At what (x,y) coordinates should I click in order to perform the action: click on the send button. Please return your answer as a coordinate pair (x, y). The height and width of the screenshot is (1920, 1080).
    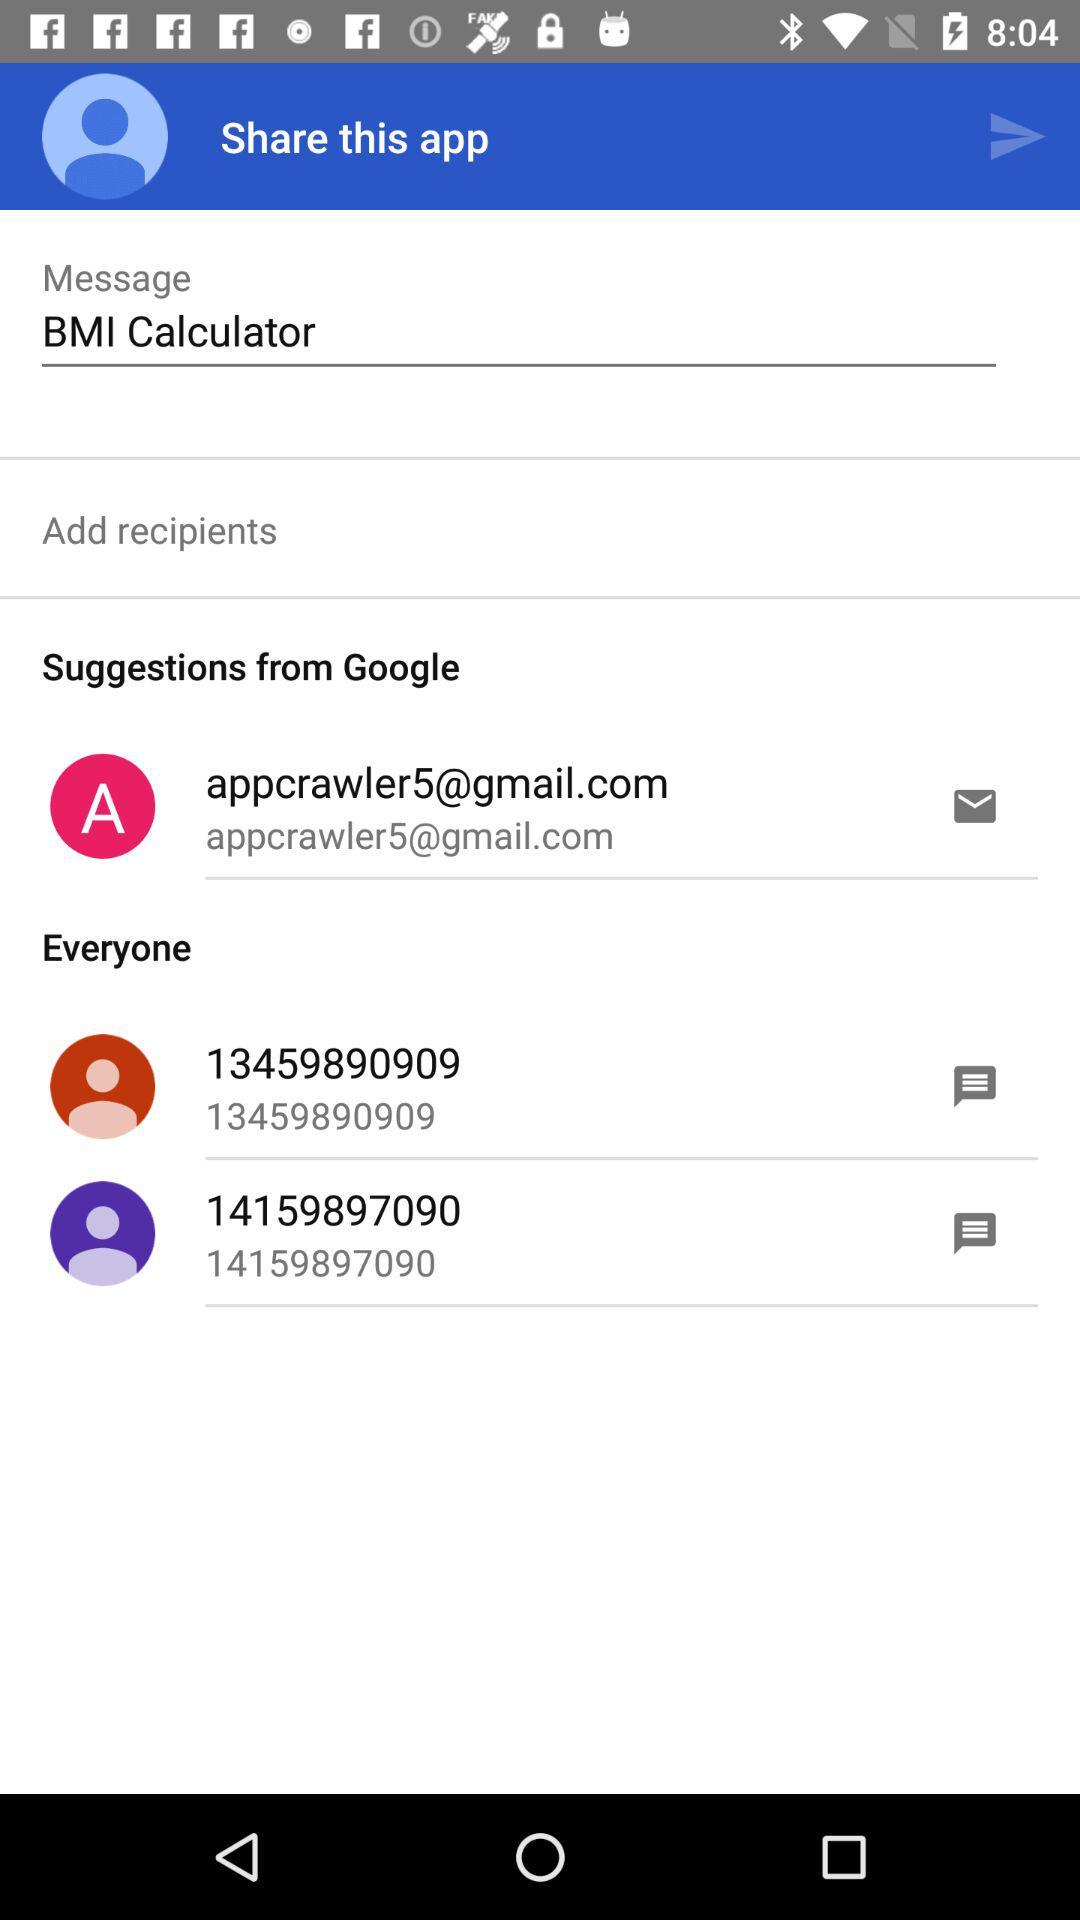
    Looking at the image, I should click on (1017, 136).